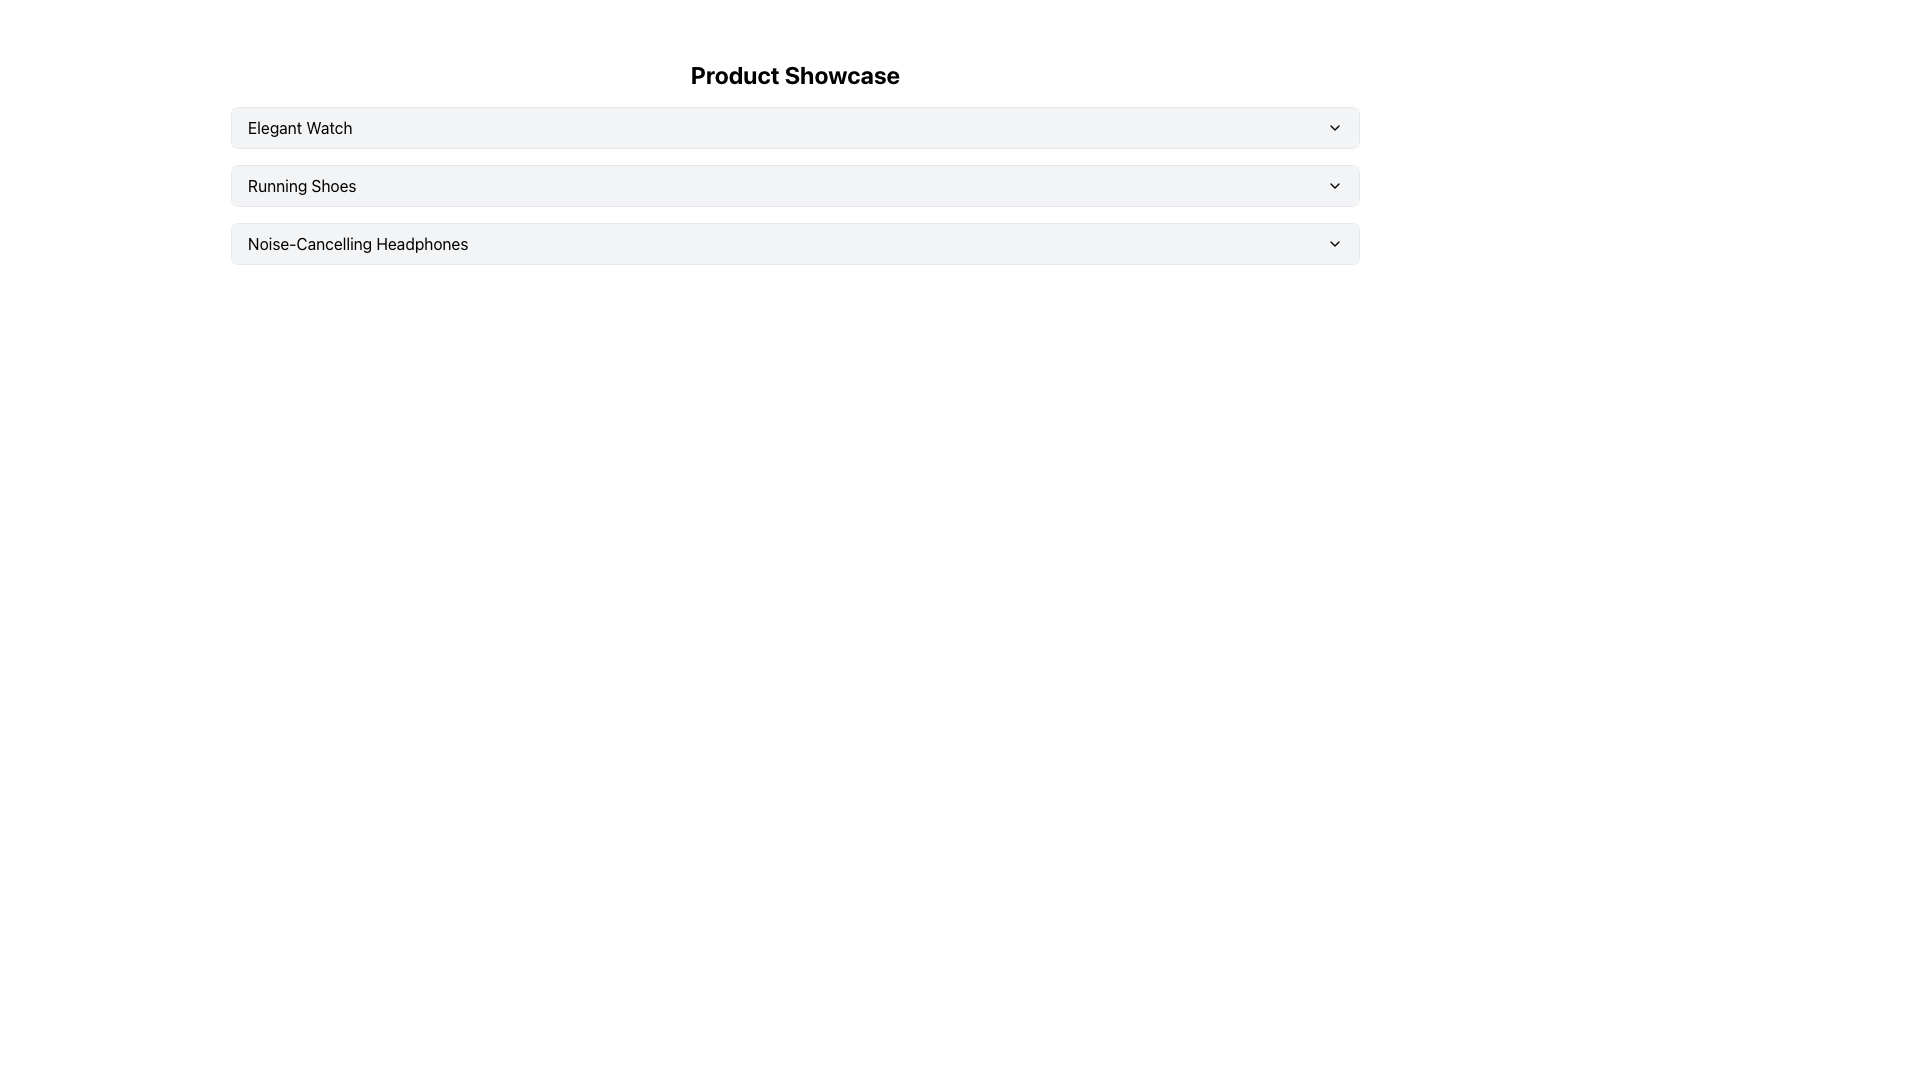 Image resolution: width=1920 pixels, height=1080 pixels. I want to click on label of the selectable Text Label for 'Noise-Cancelling Headphones' located as the third item in a horizontal list of product options, so click(358, 242).